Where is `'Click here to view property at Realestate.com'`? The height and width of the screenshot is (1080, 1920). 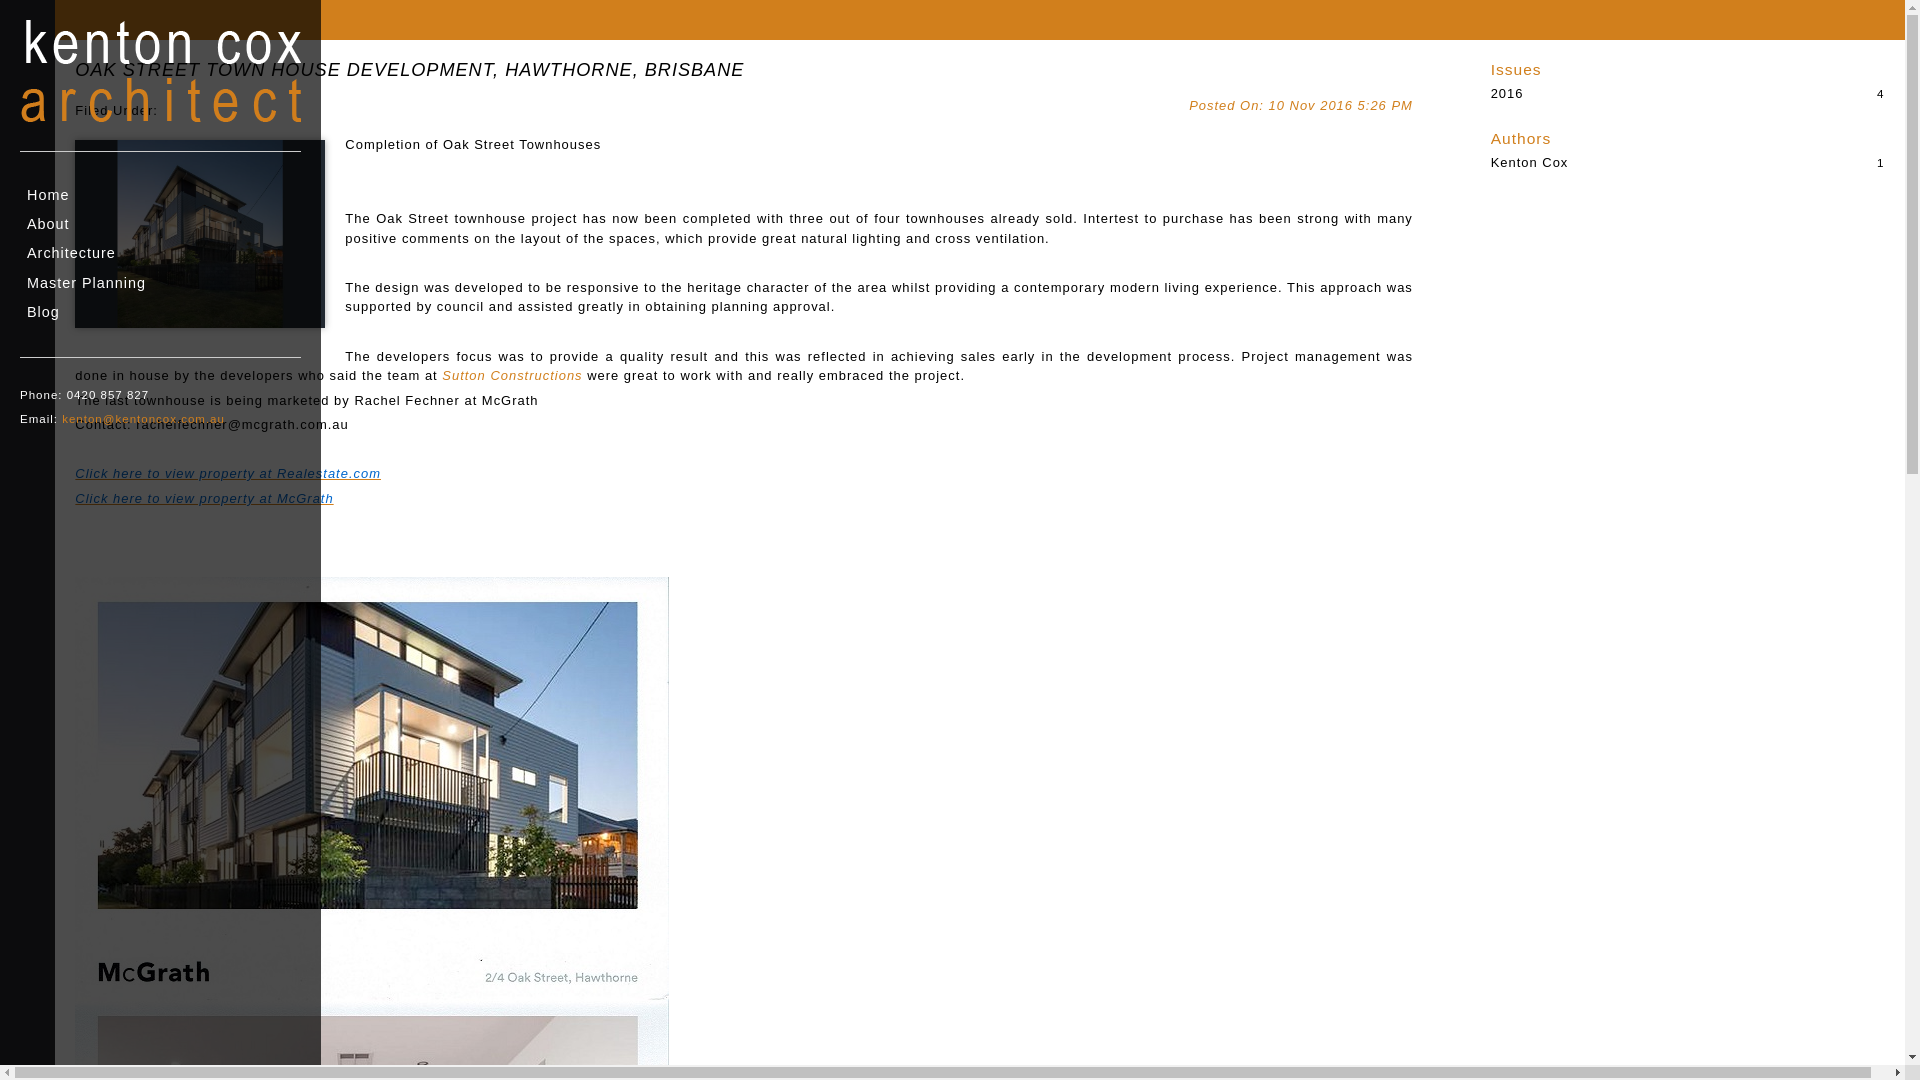 'Click here to view property at Realestate.com' is located at coordinates (227, 473).